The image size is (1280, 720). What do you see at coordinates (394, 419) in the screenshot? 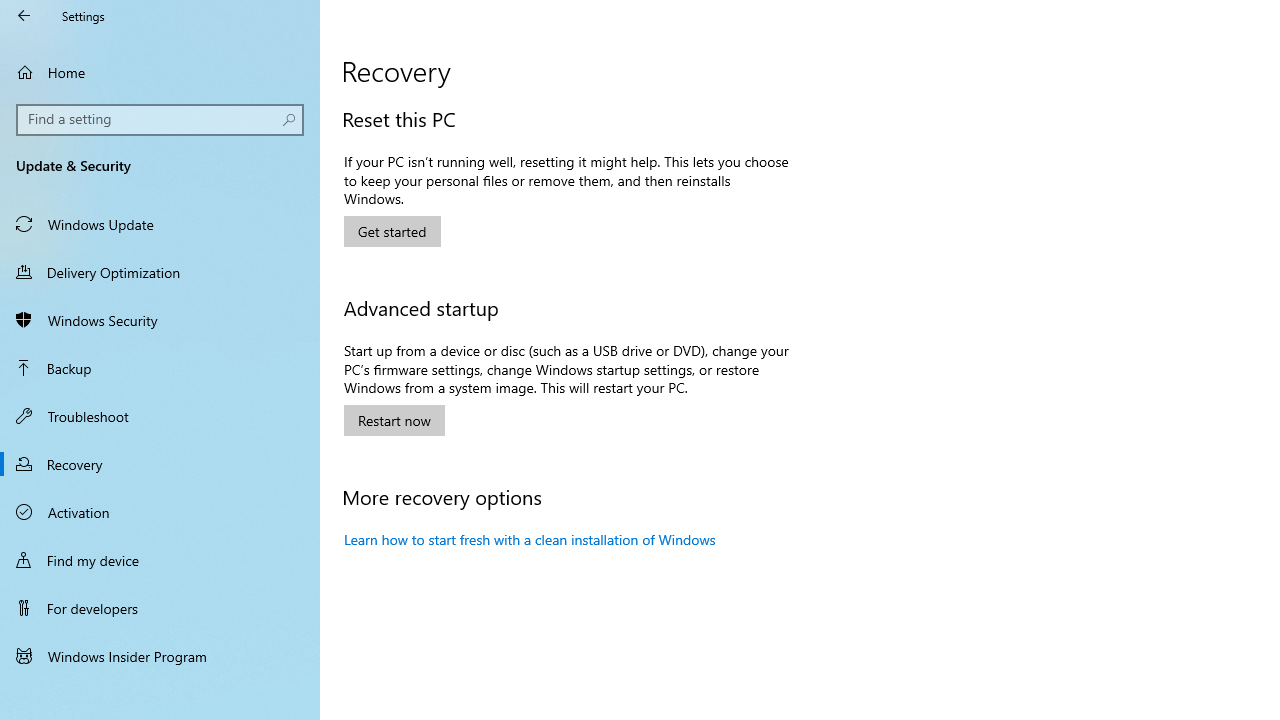
I see `'Restart now to view advanced startup options'` at bounding box center [394, 419].